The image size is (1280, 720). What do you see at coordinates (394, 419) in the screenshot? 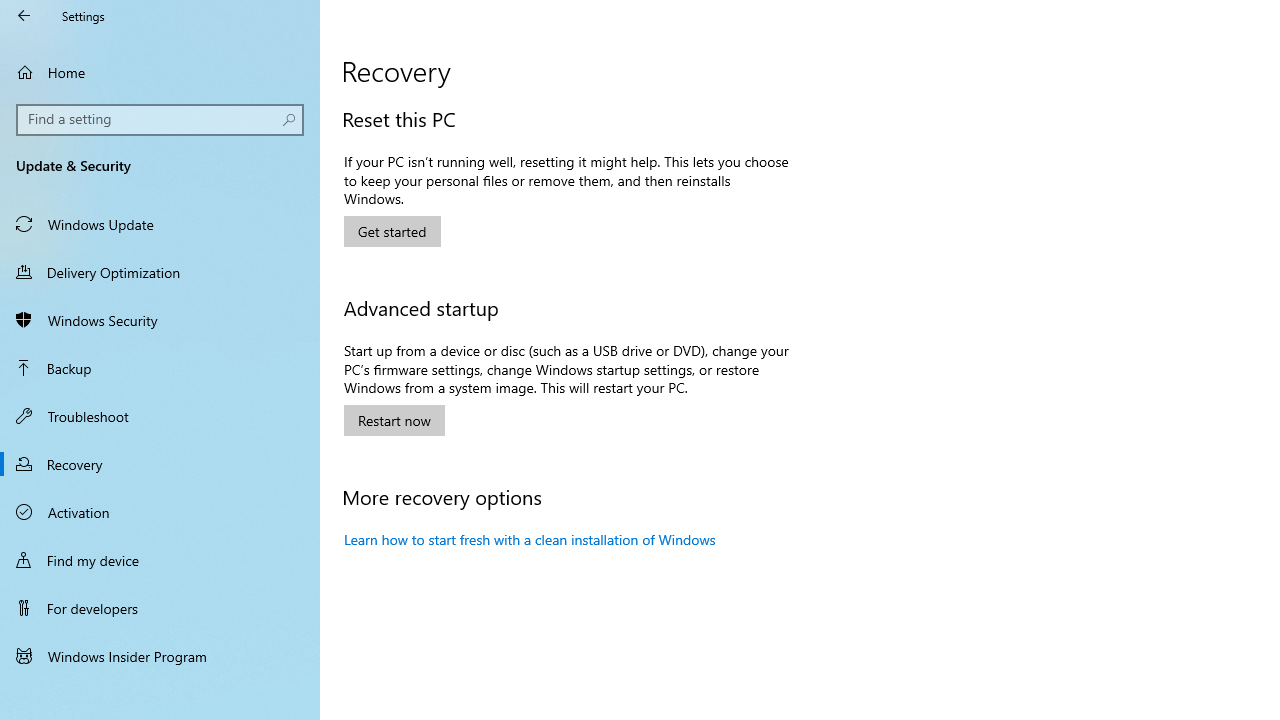
I see `'Restart now to view advanced startup options'` at bounding box center [394, 419].